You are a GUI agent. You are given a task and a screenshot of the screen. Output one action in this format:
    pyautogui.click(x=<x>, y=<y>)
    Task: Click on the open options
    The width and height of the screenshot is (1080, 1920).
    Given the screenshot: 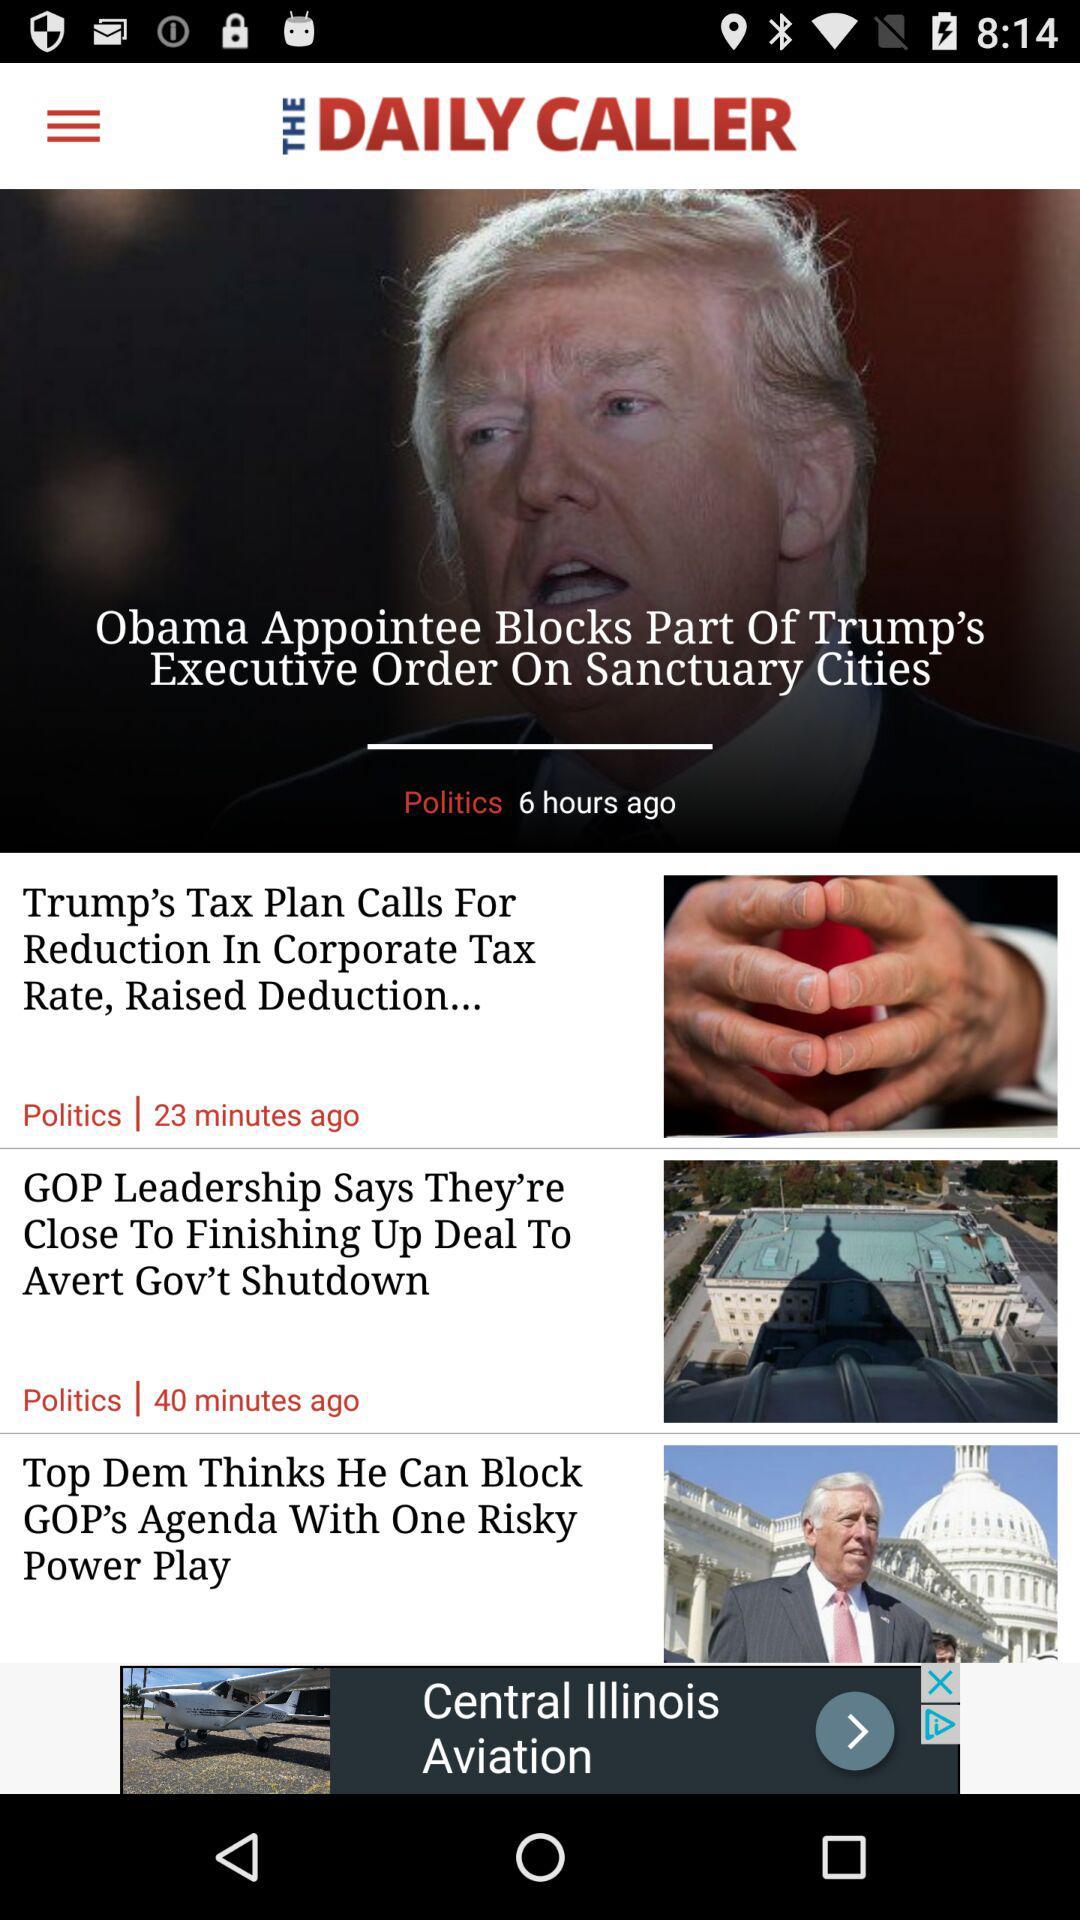 What is the action you would take?
    pyautogui.click(x=72, y=124)
    